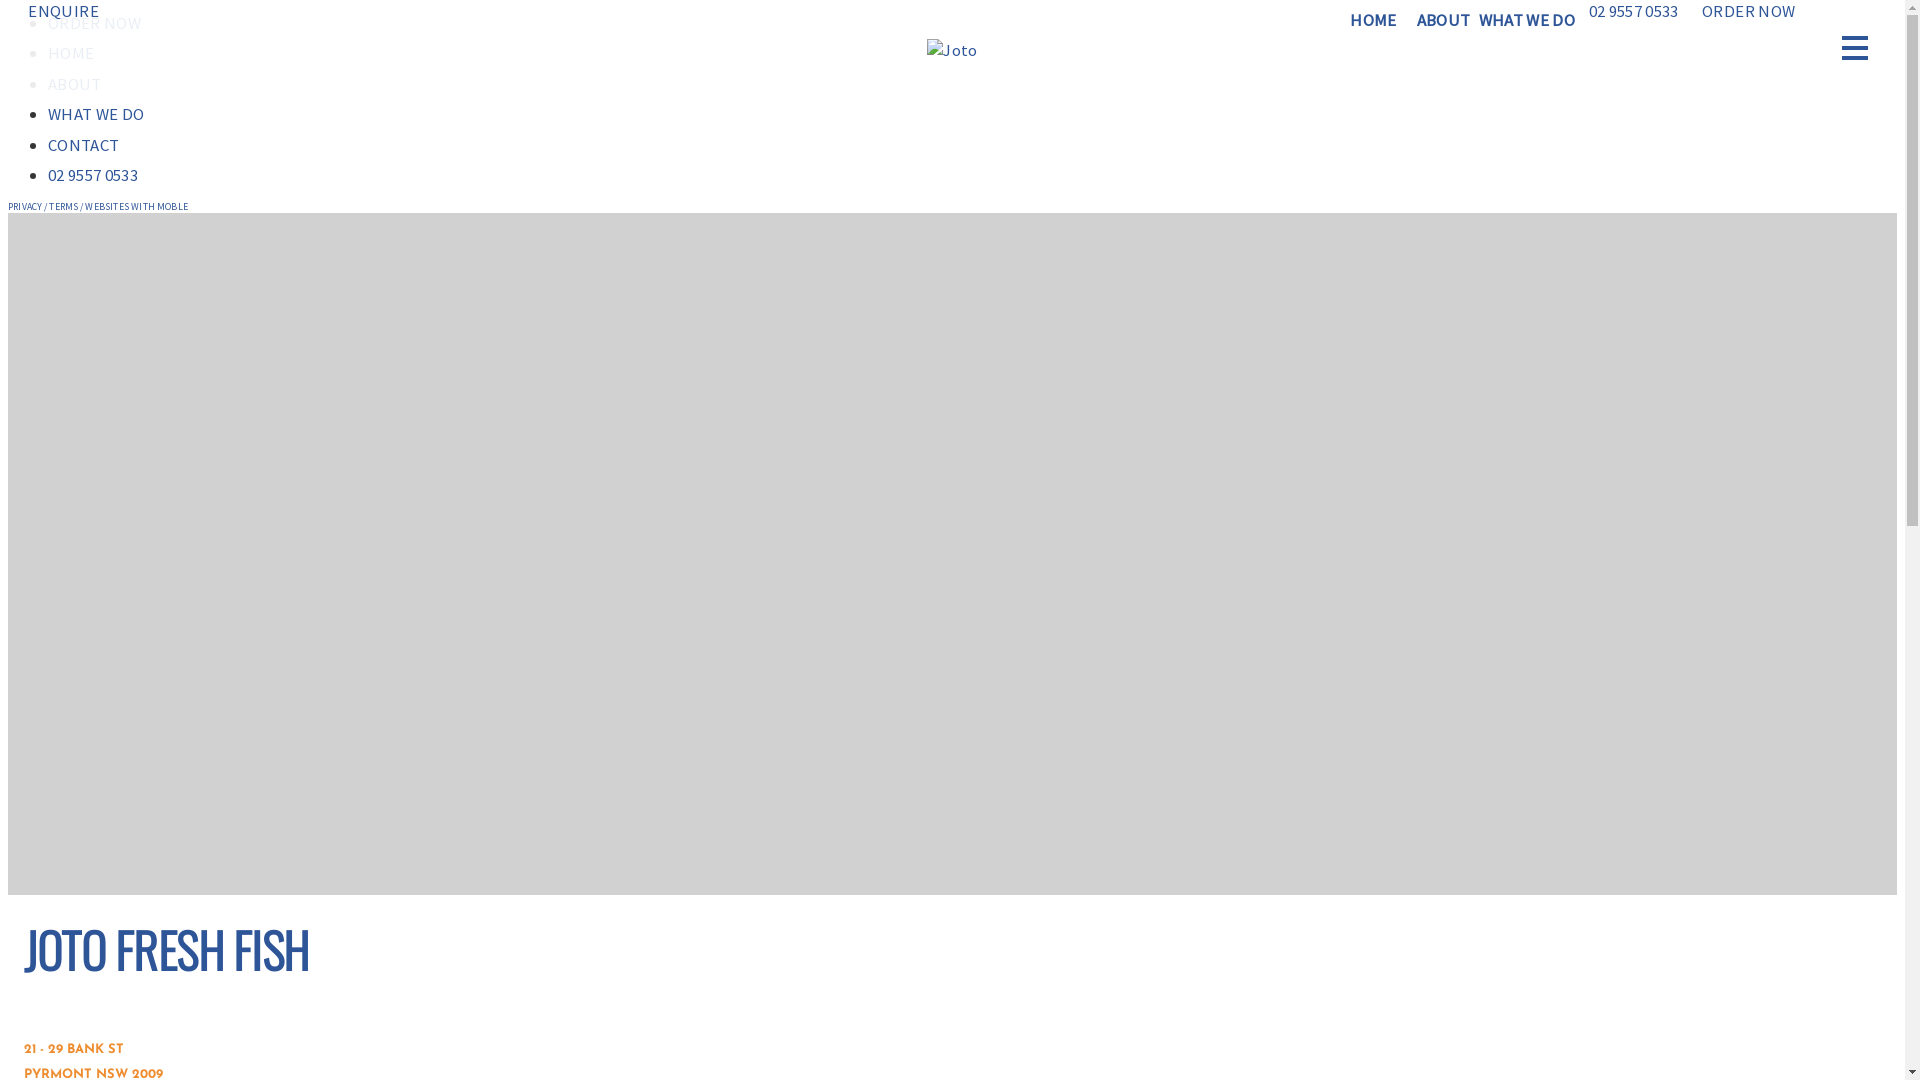  I want to click on 'WHAT WE DO', so click(95, 114).